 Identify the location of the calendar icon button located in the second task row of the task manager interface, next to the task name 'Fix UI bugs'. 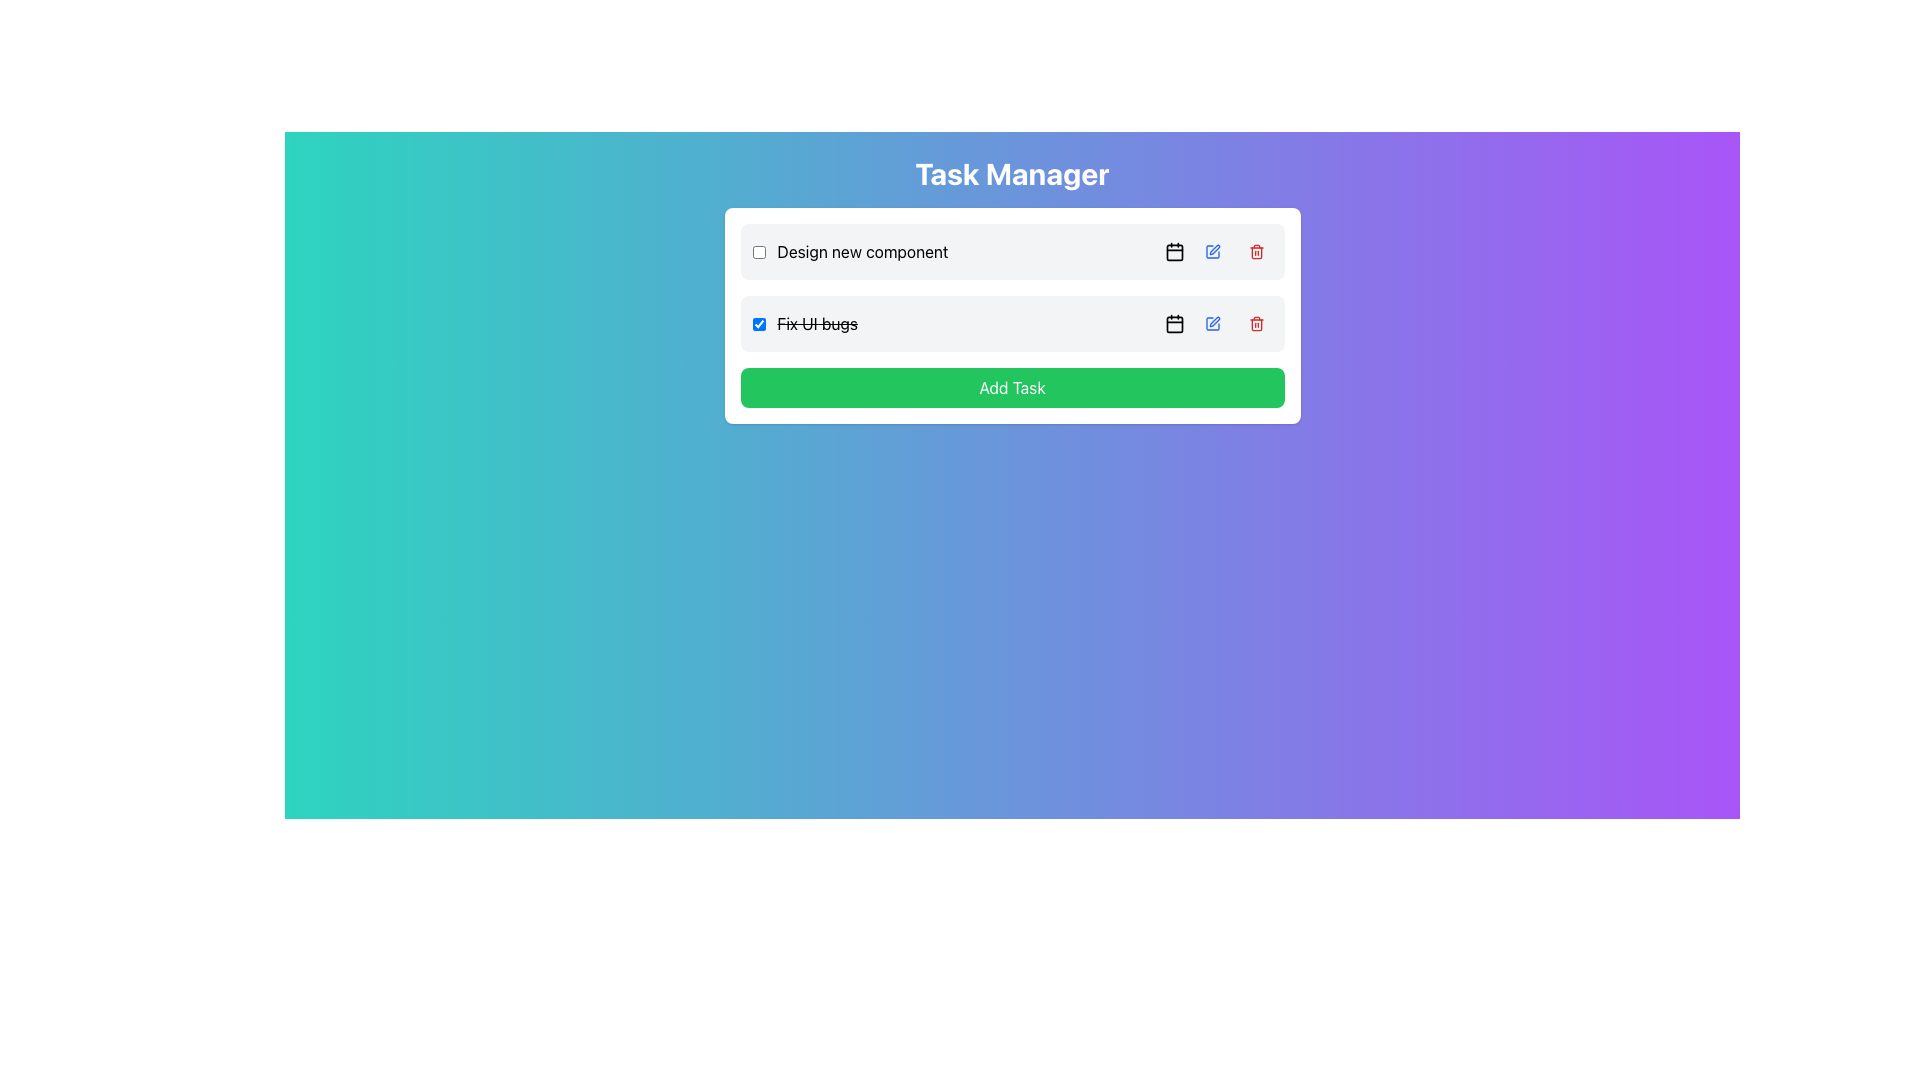
(1174, 323).